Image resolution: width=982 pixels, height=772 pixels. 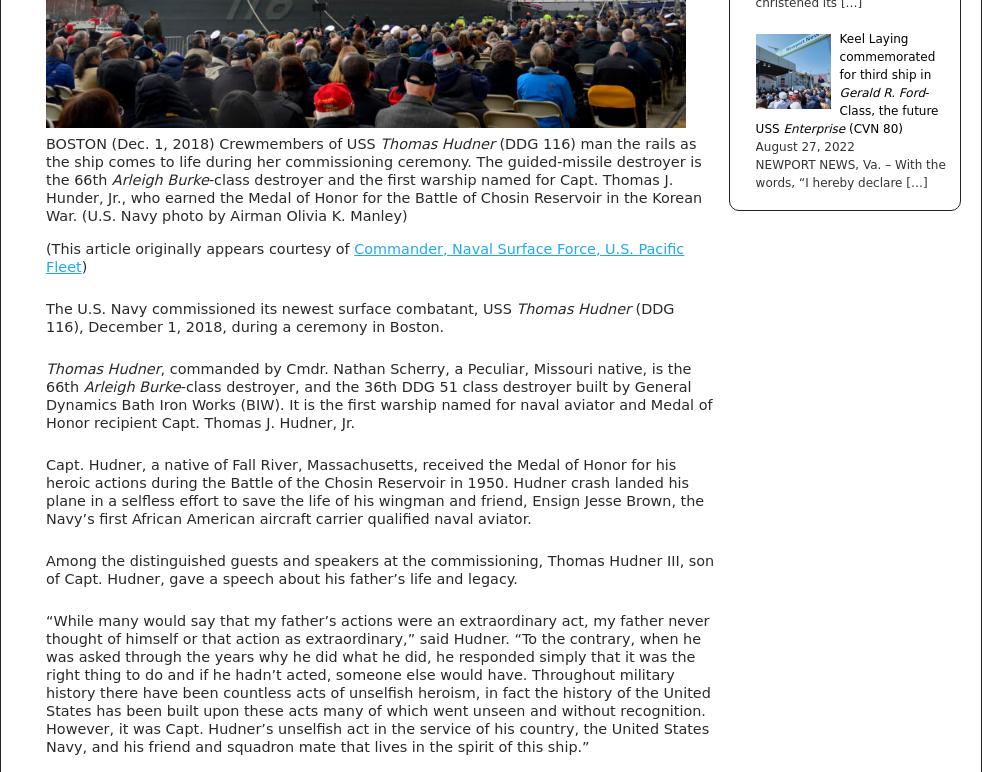 What do you see at coordinates (211, 143) in the screenshot?
I see `'BOSTON (Dec. 1, 2018) Crewmembers of USS'` at bounding box center [211, 143].